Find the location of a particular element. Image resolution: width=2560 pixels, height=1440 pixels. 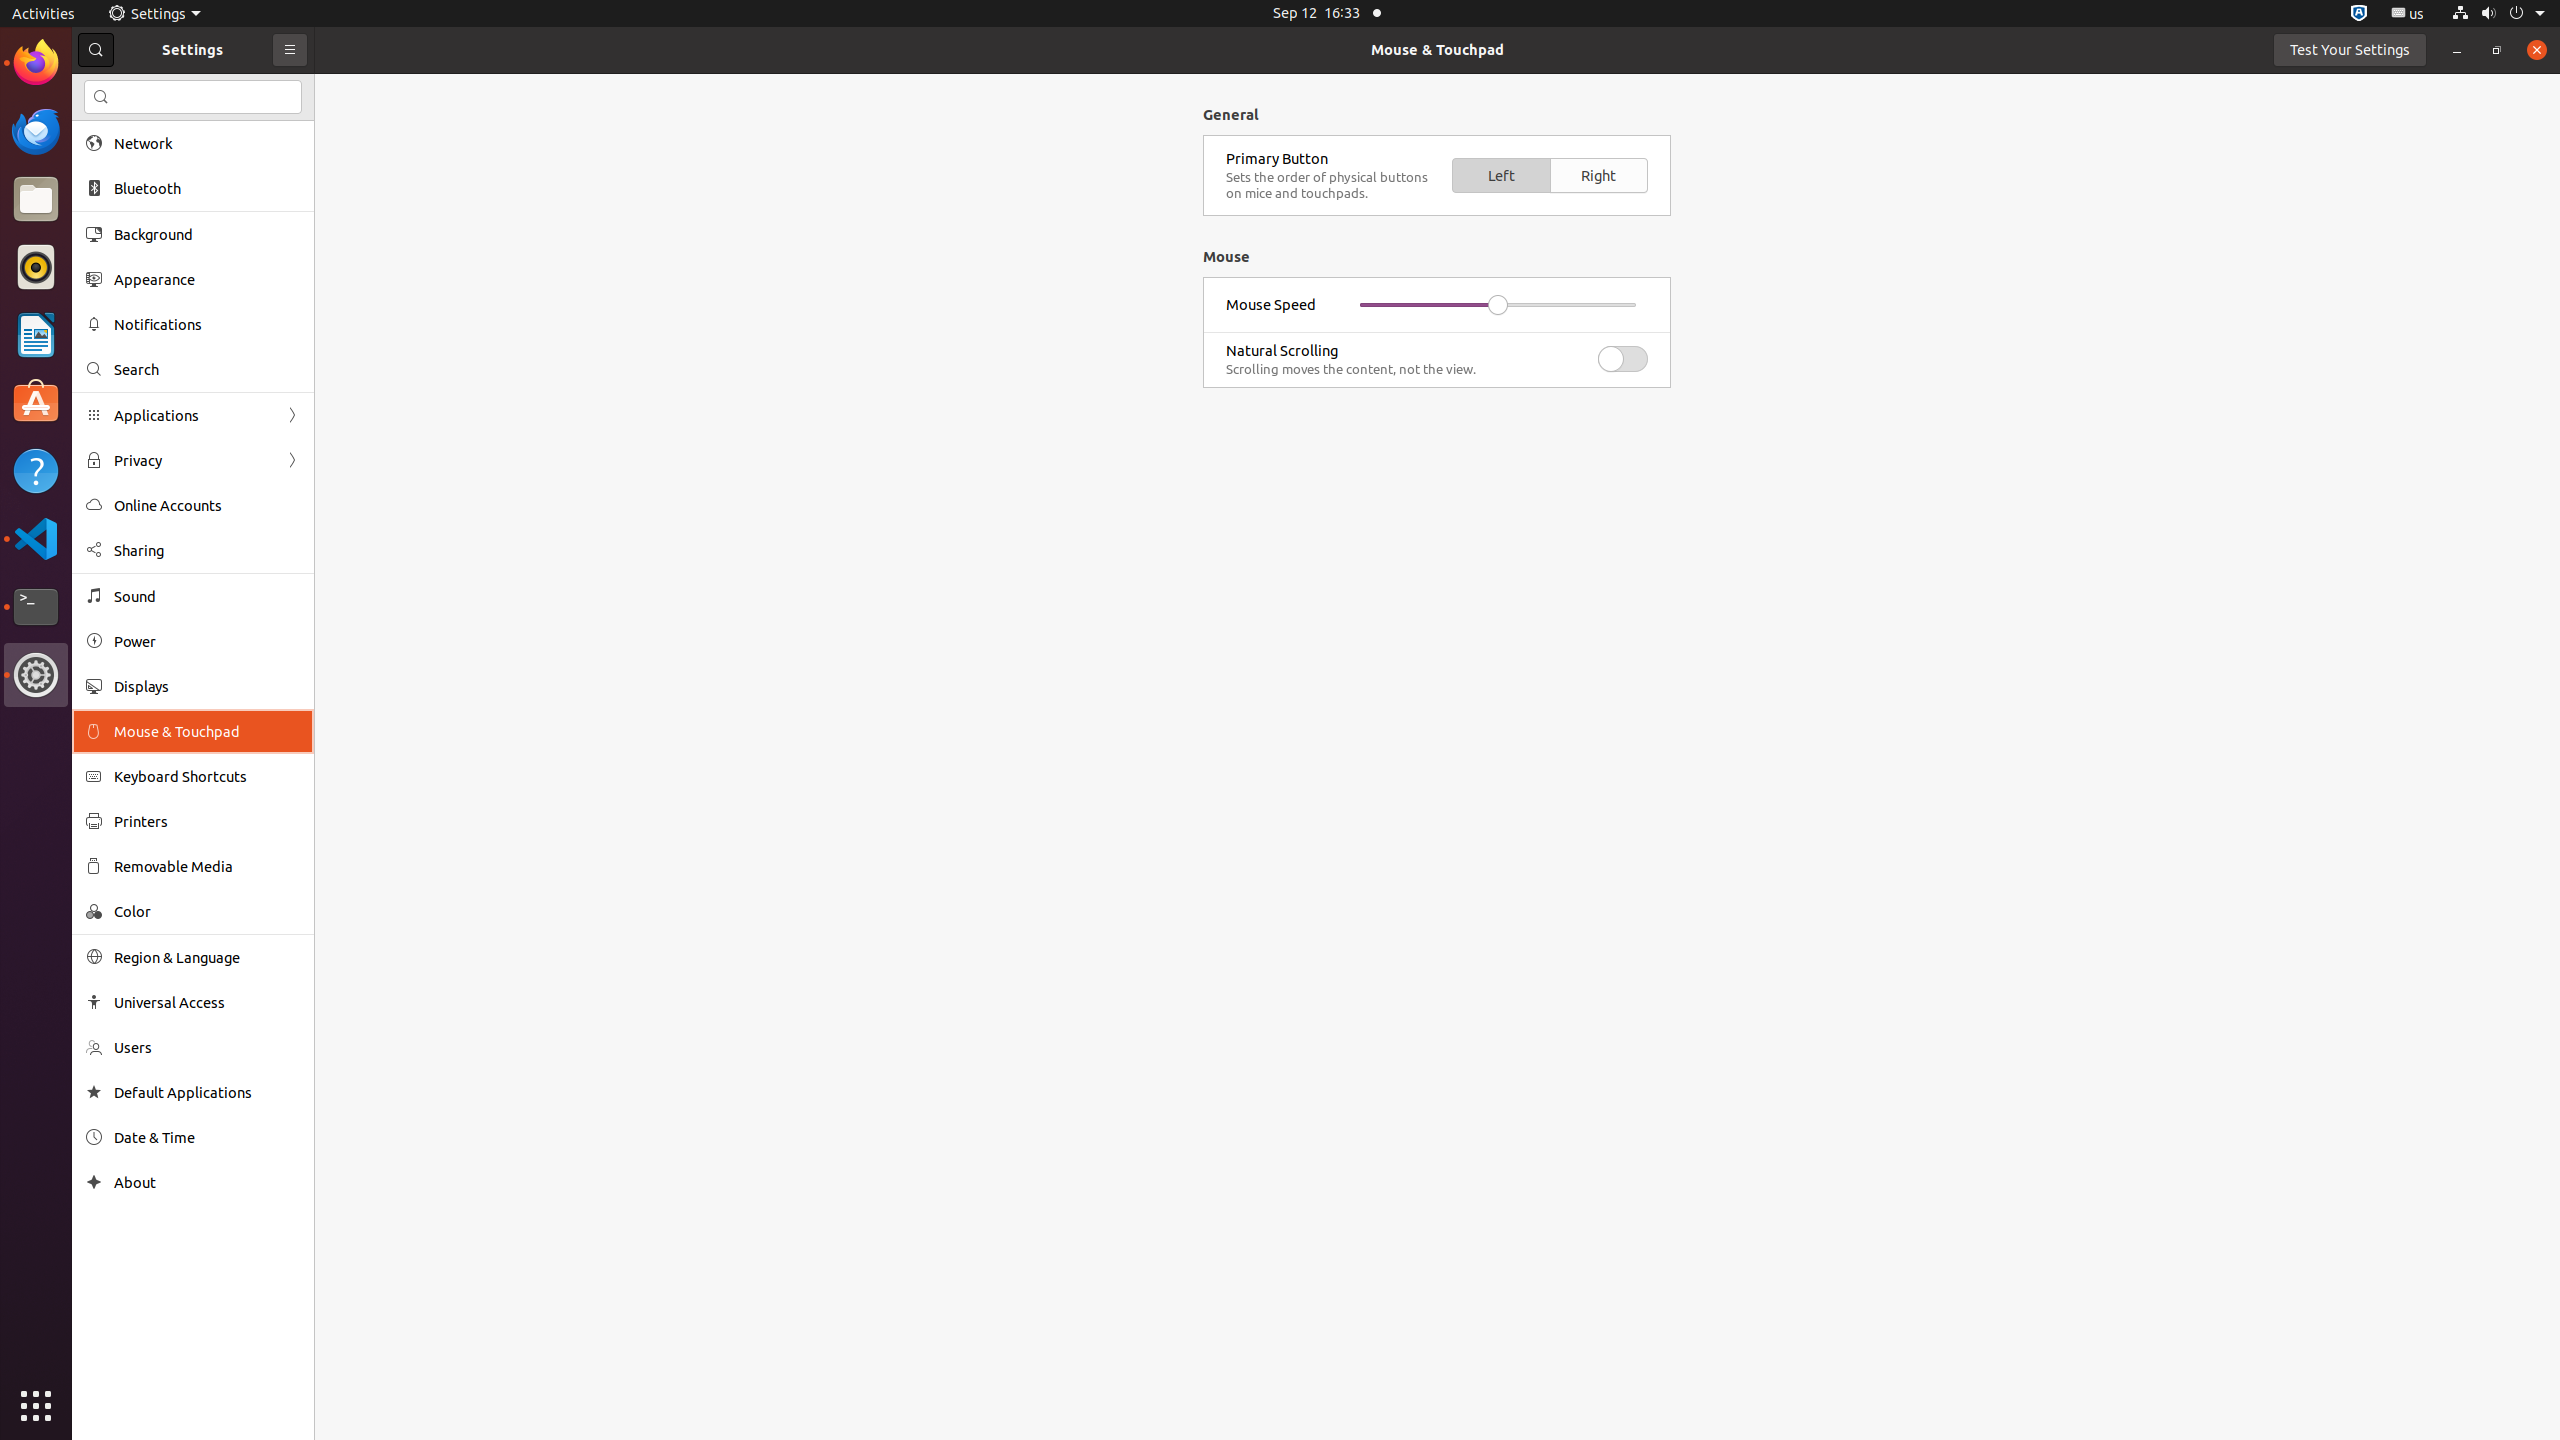

'Sound' is located at coordinates (207, 595).